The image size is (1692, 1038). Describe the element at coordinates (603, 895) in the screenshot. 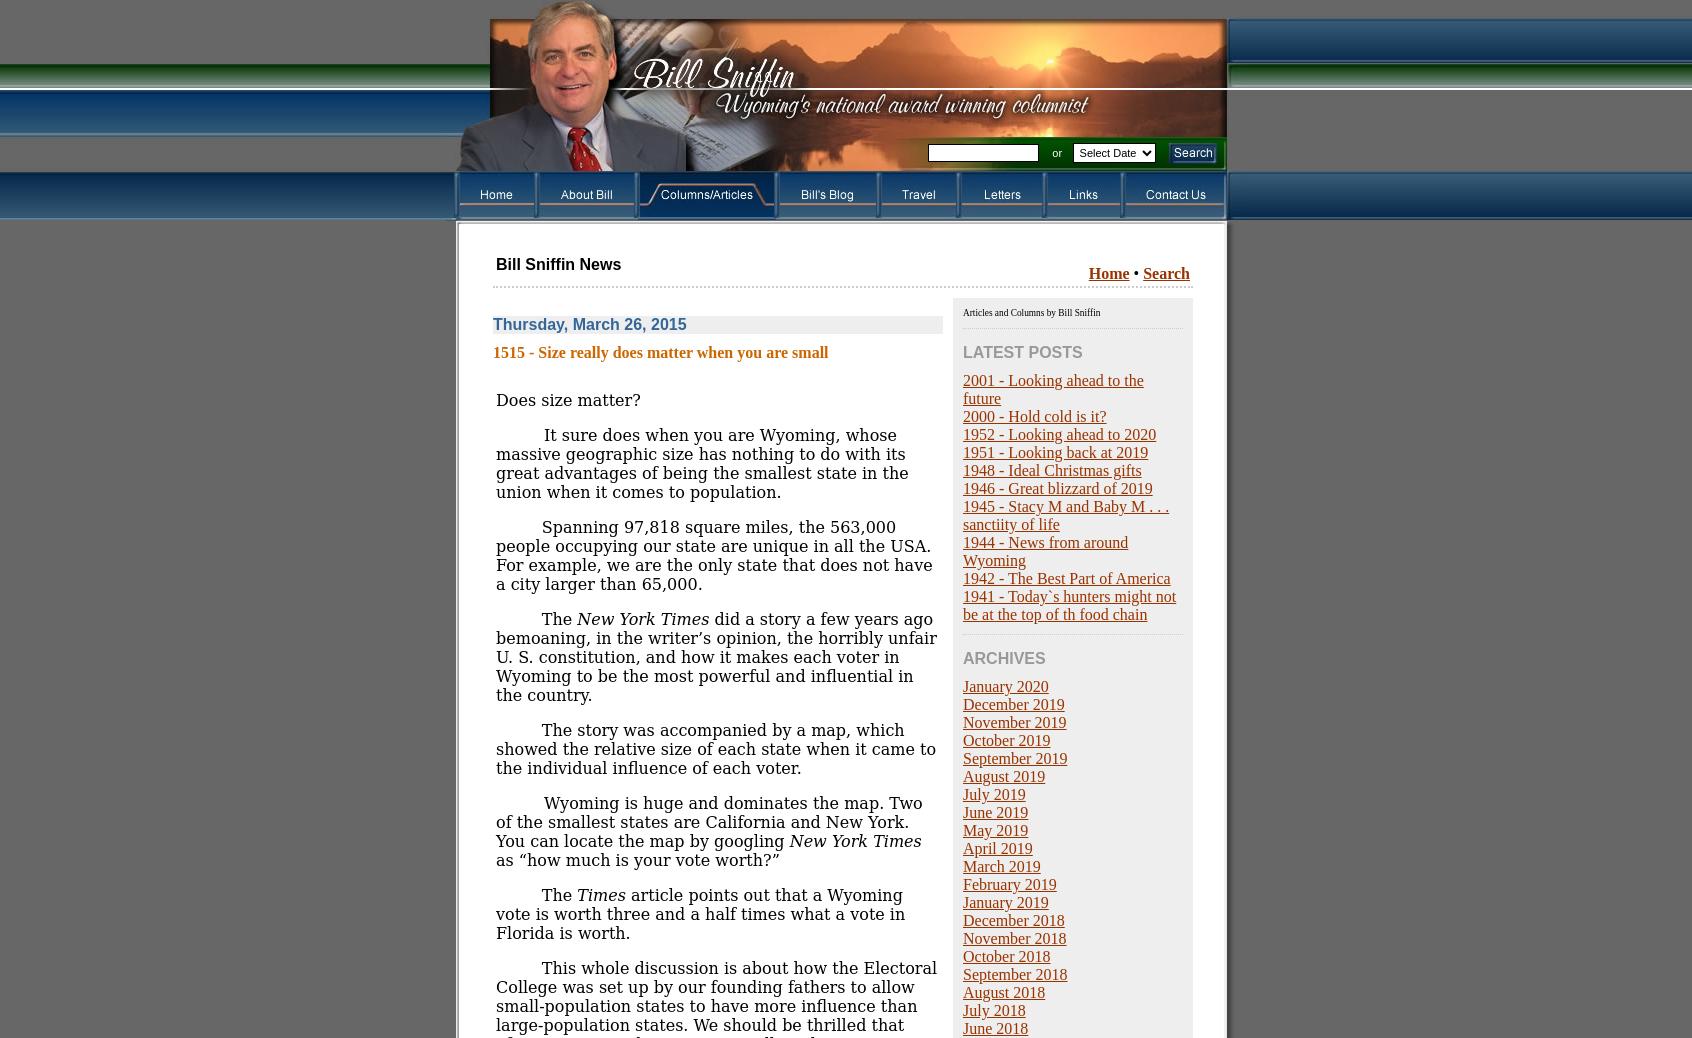

I see `'Times'` at that location.